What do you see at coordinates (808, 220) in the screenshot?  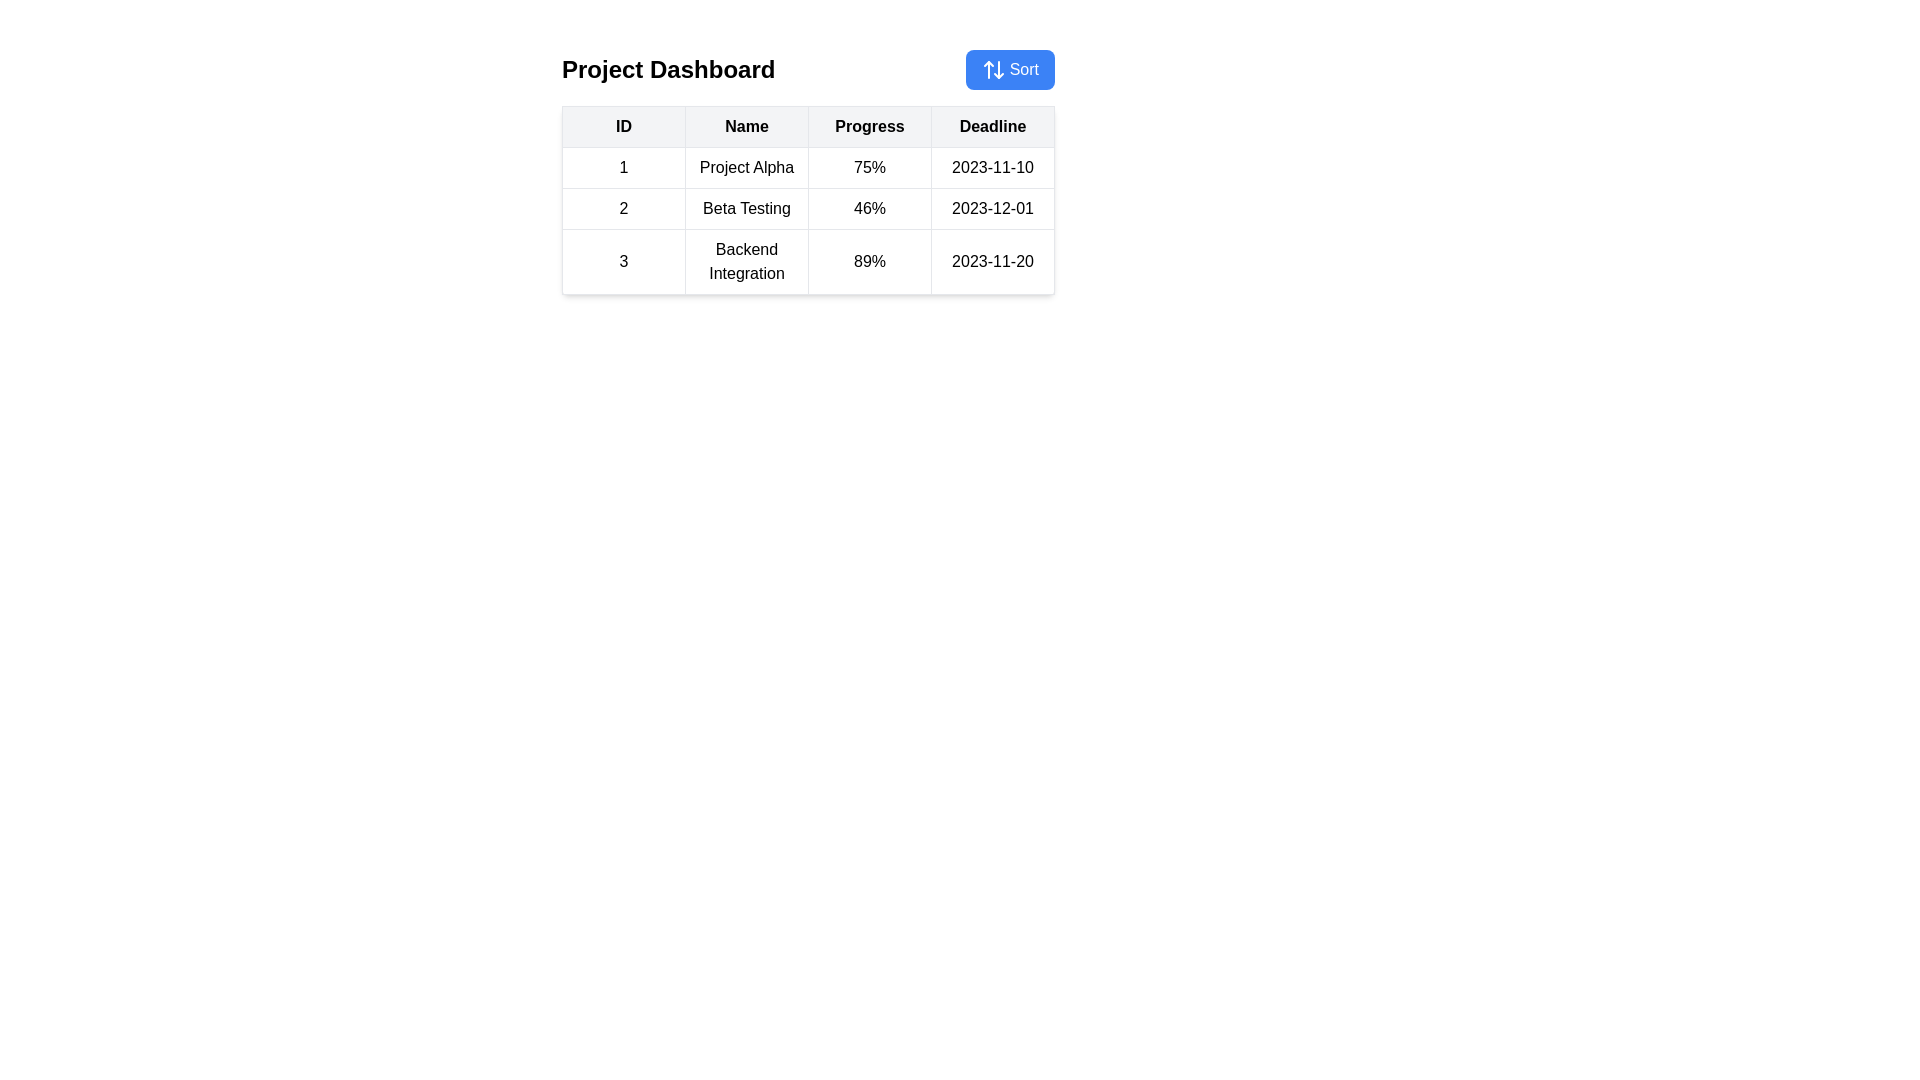 I see `the second row of the project entry table that displays the summary of key details such as name, progress, and deadline` at bounding box center [808, 220].